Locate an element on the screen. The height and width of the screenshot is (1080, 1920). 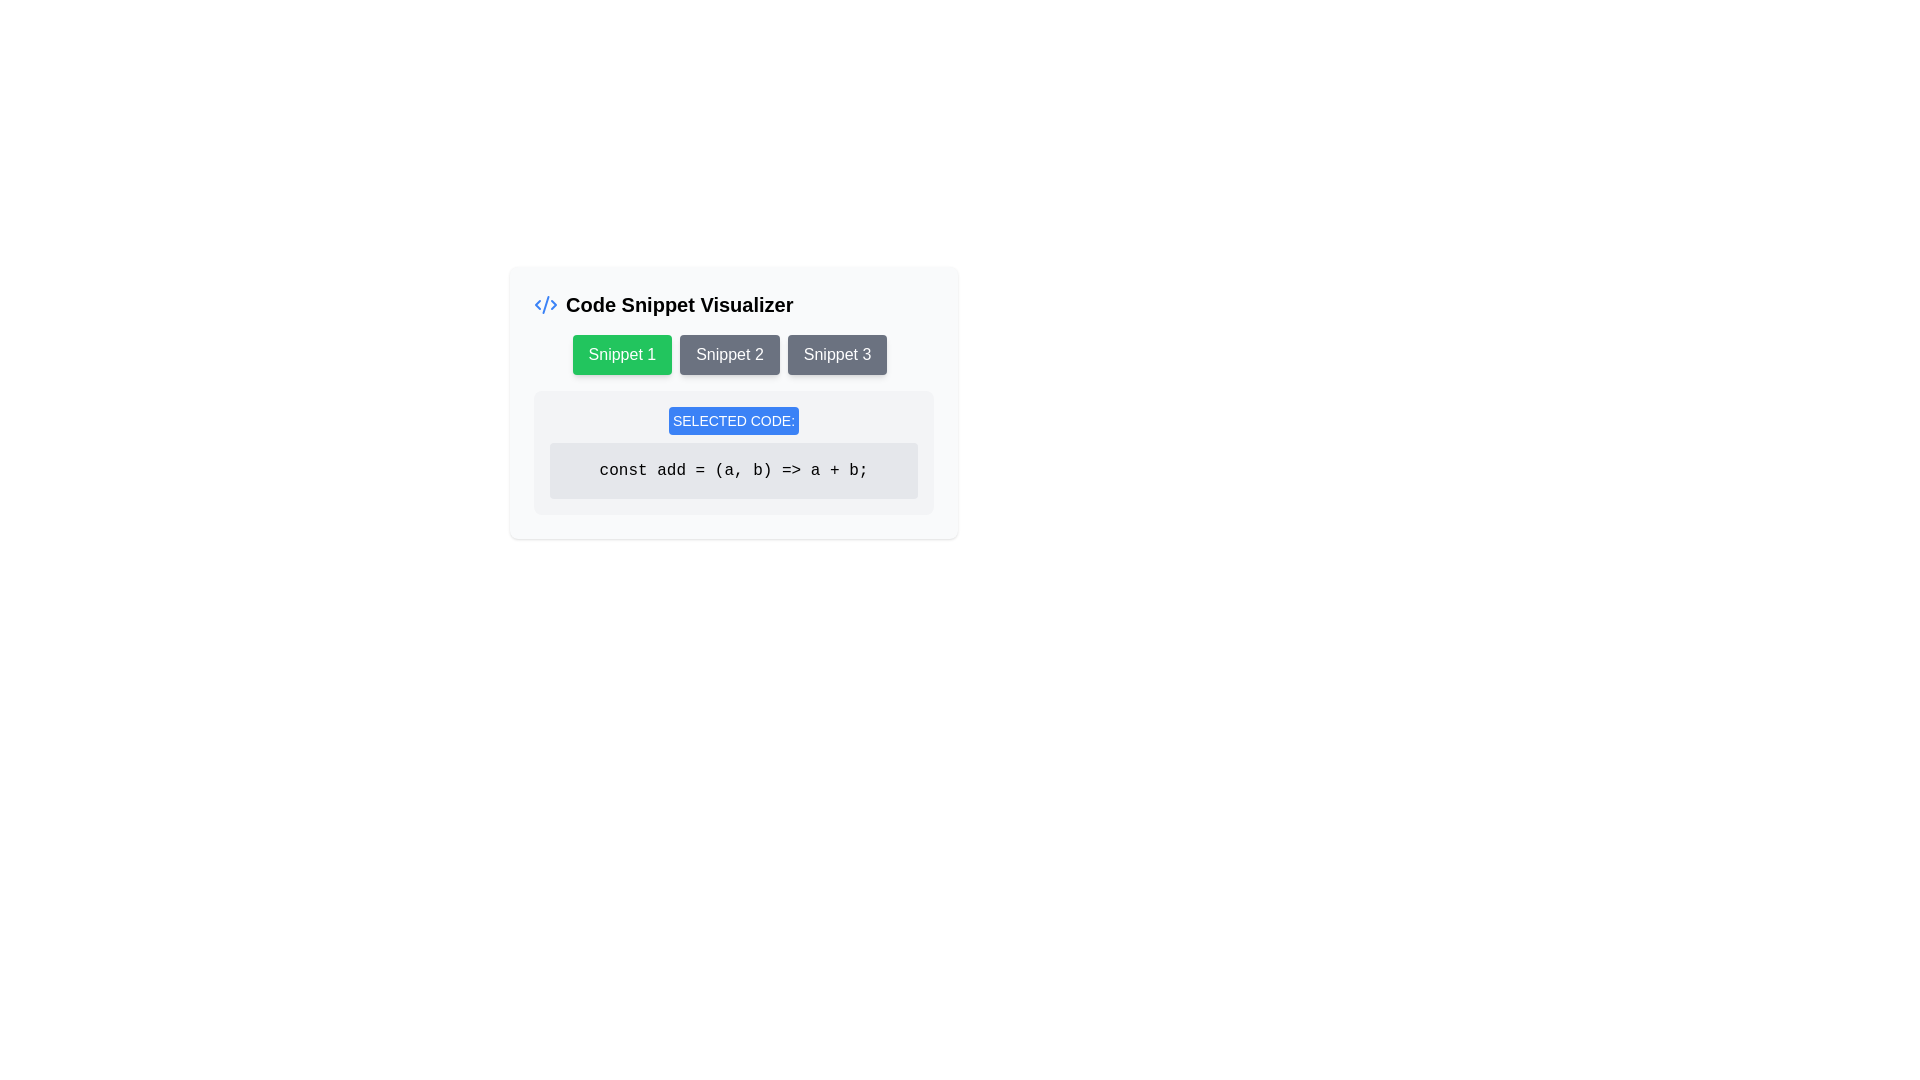
the header element which contains an icon and text, indicating its role as a code snippet visualizer is located at coordinates (733, 304).